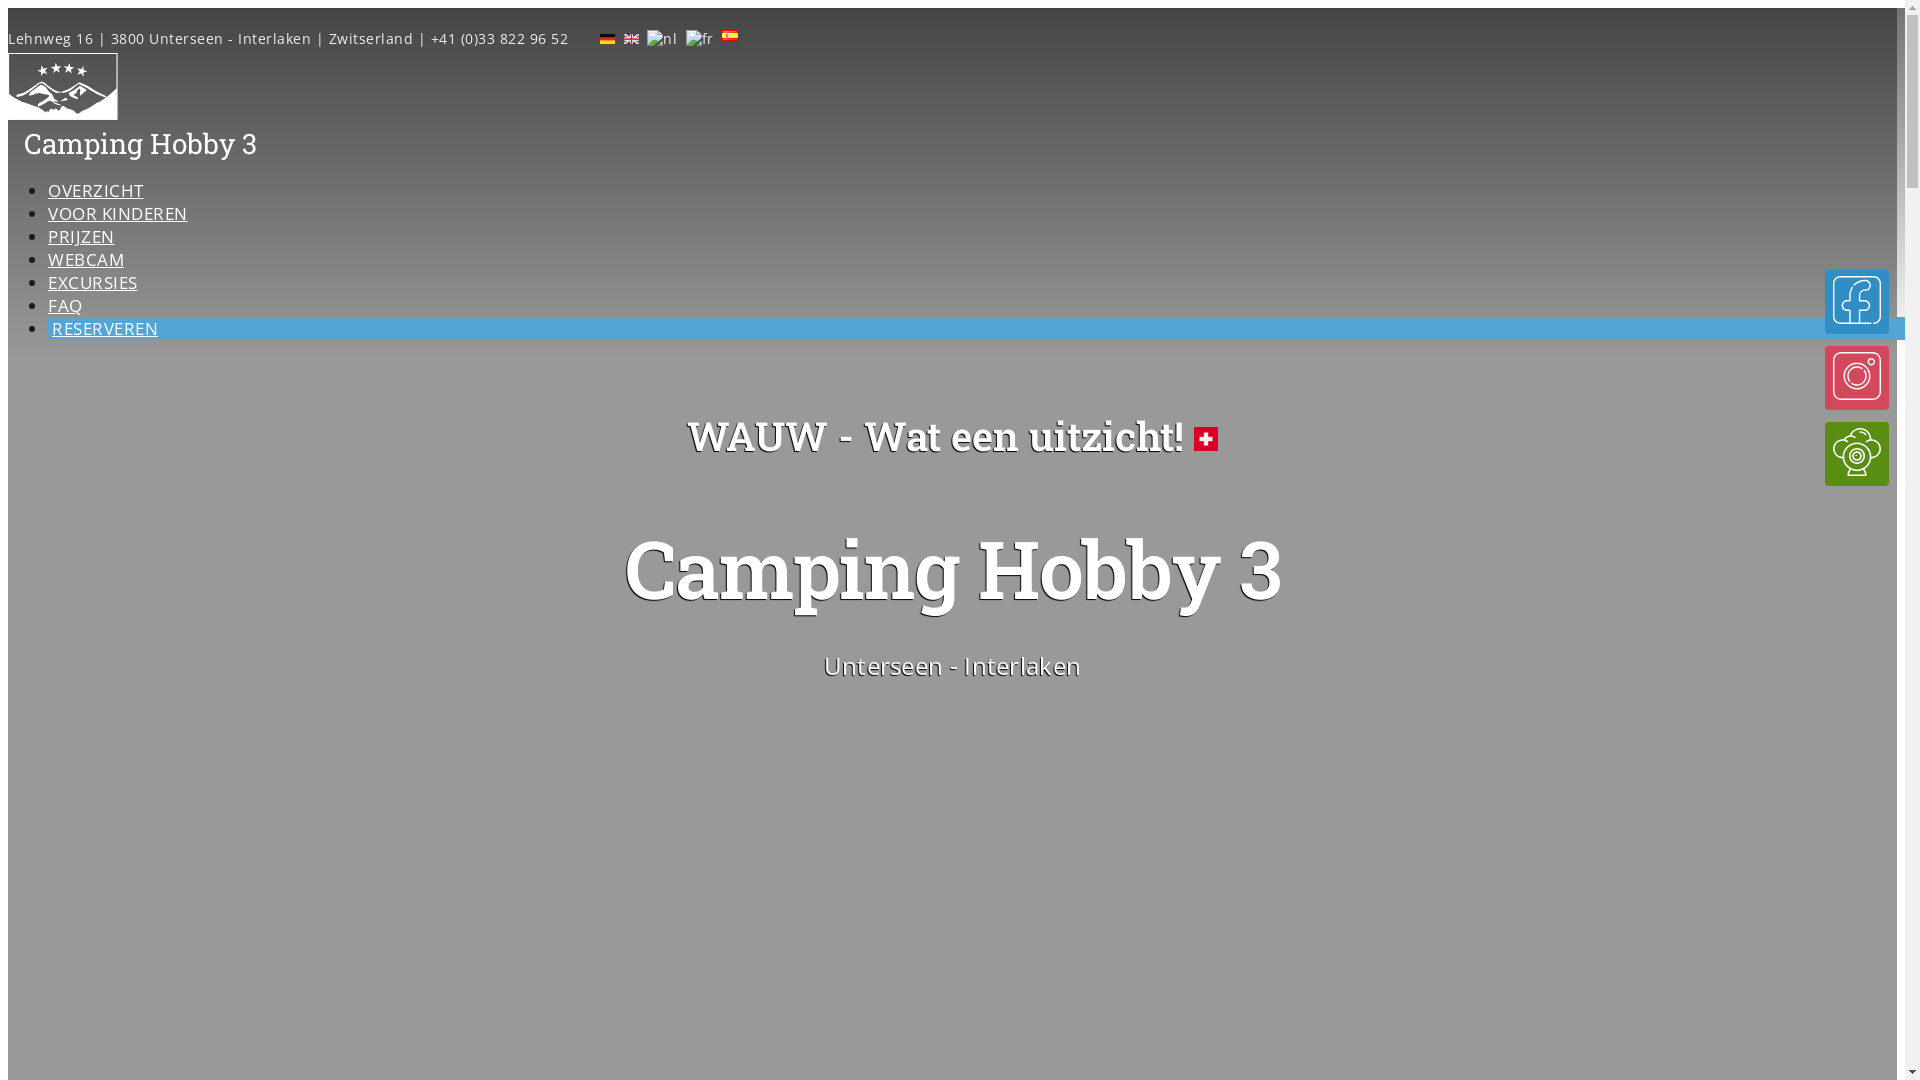 Image resolution: width=1920 pixels, height=1080 pixels. Describe the element at coordinates (499, 38) in the screenshot. I see `'+41 (0)33 822 96 52'` at that location.